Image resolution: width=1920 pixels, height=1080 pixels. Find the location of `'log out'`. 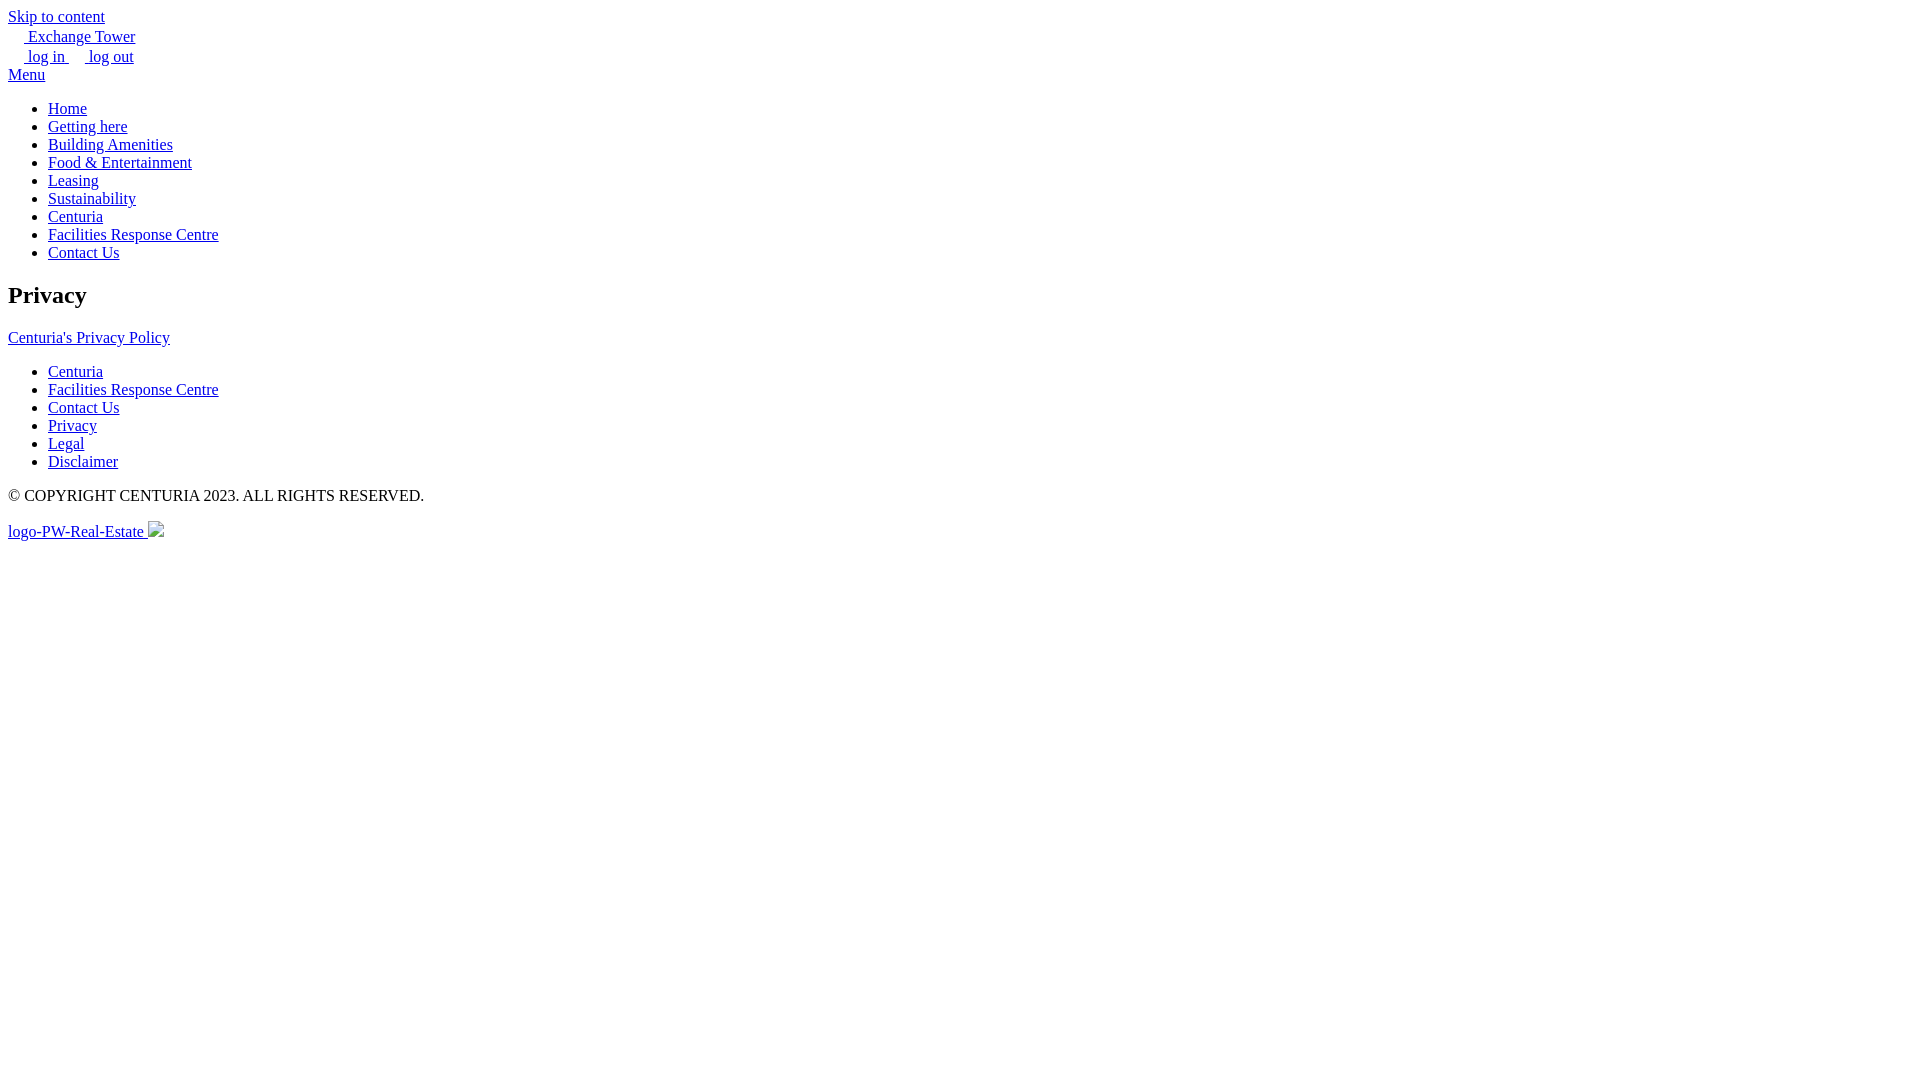

'log out' is located at coordinates (100, 55).